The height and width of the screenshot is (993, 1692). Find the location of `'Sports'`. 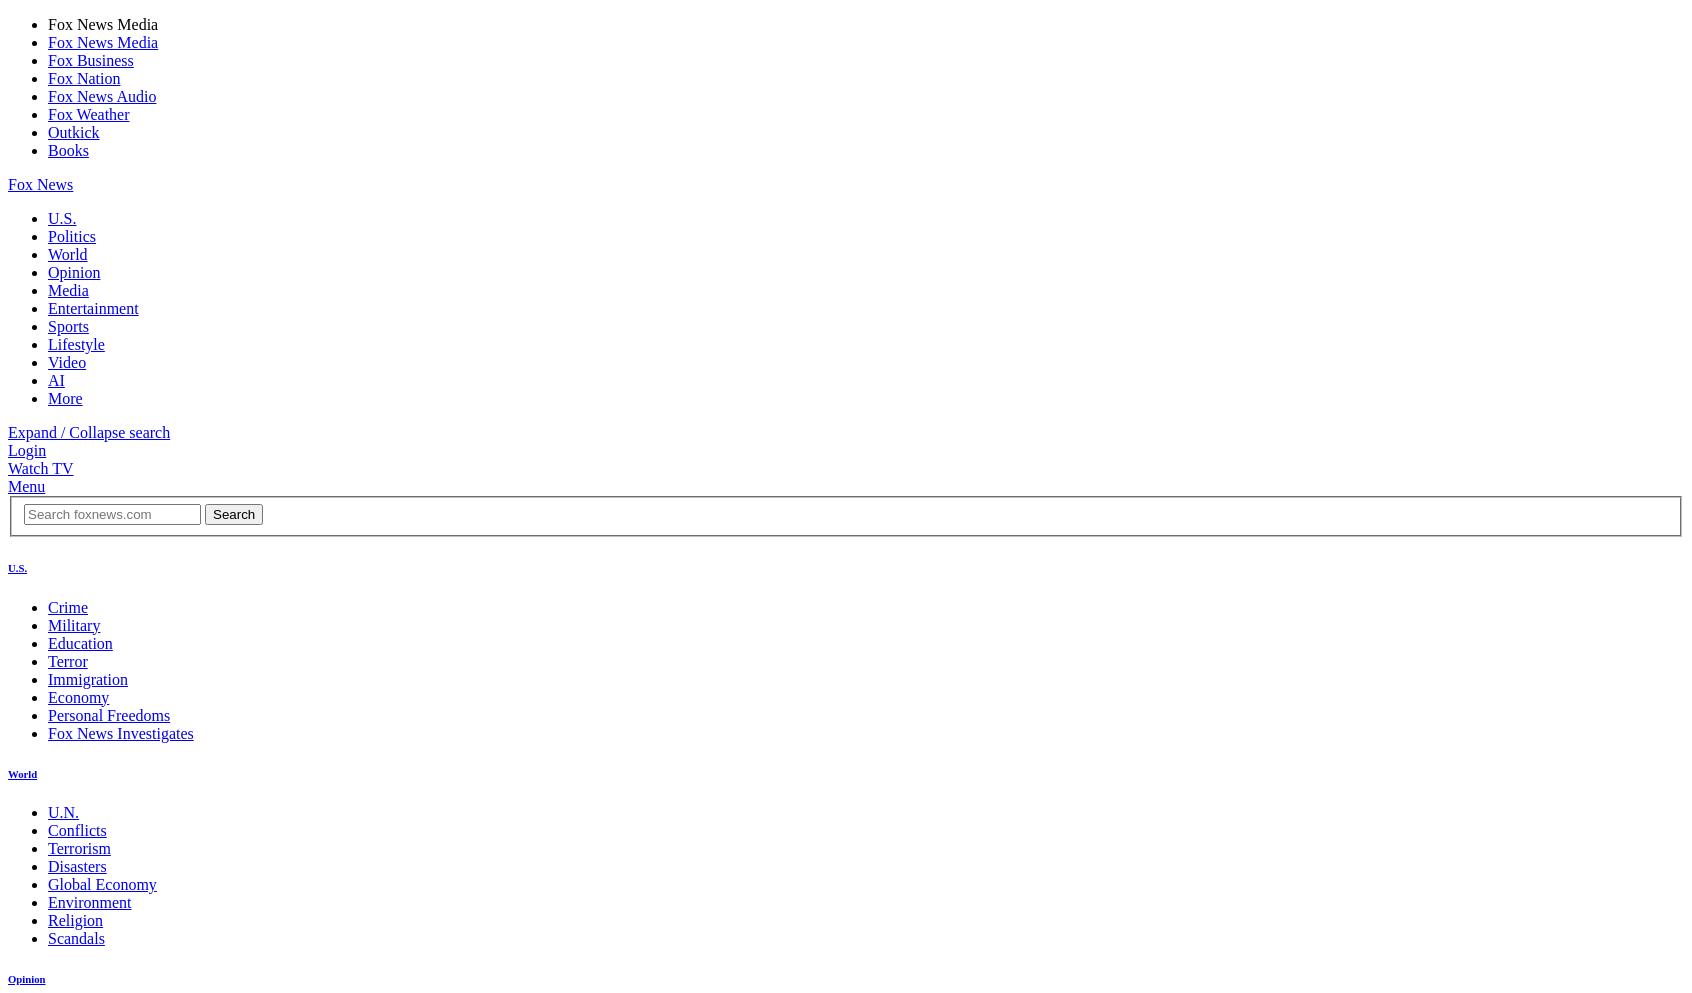

'Sports' is located at coordinates (67, 325).